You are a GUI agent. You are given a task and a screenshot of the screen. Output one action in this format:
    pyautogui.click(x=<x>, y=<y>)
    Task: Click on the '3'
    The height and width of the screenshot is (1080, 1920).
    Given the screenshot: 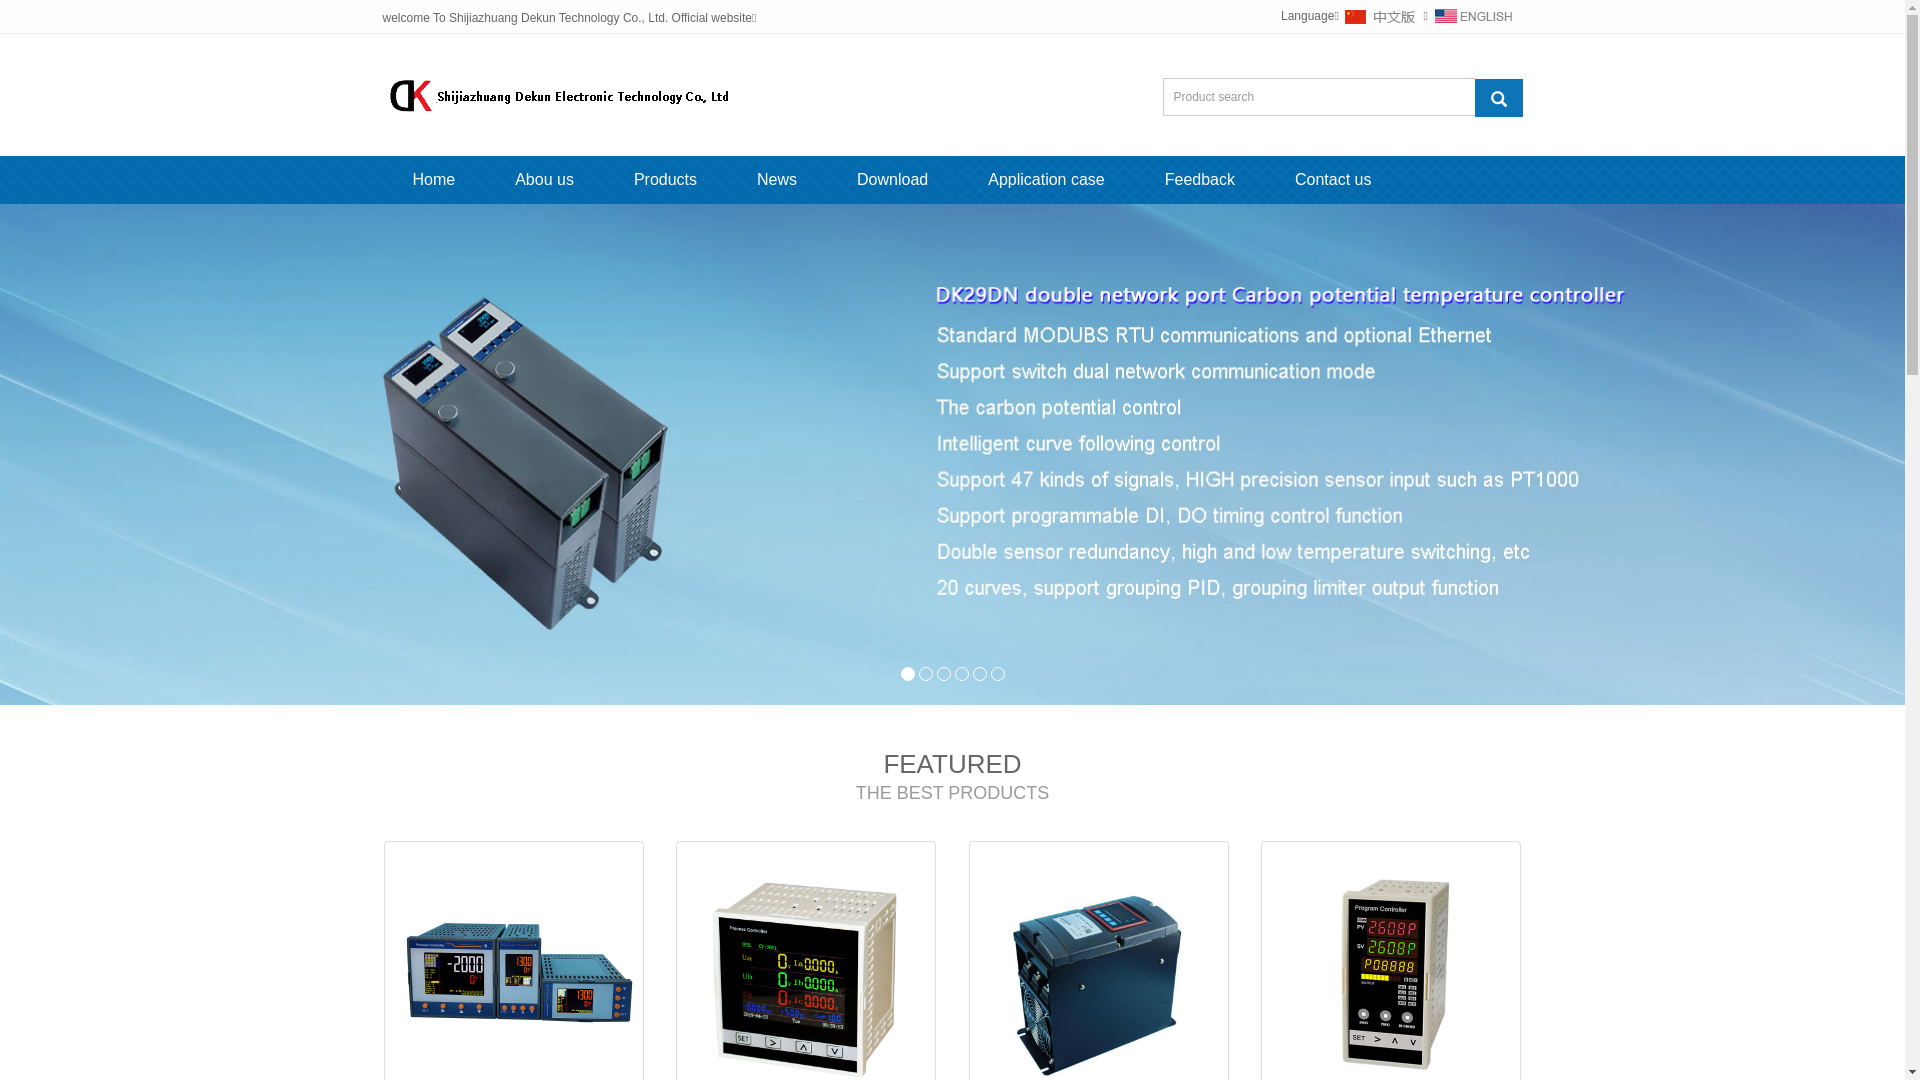 What is the action you would take?
    pyautogui.click(x=941, y=674)
    